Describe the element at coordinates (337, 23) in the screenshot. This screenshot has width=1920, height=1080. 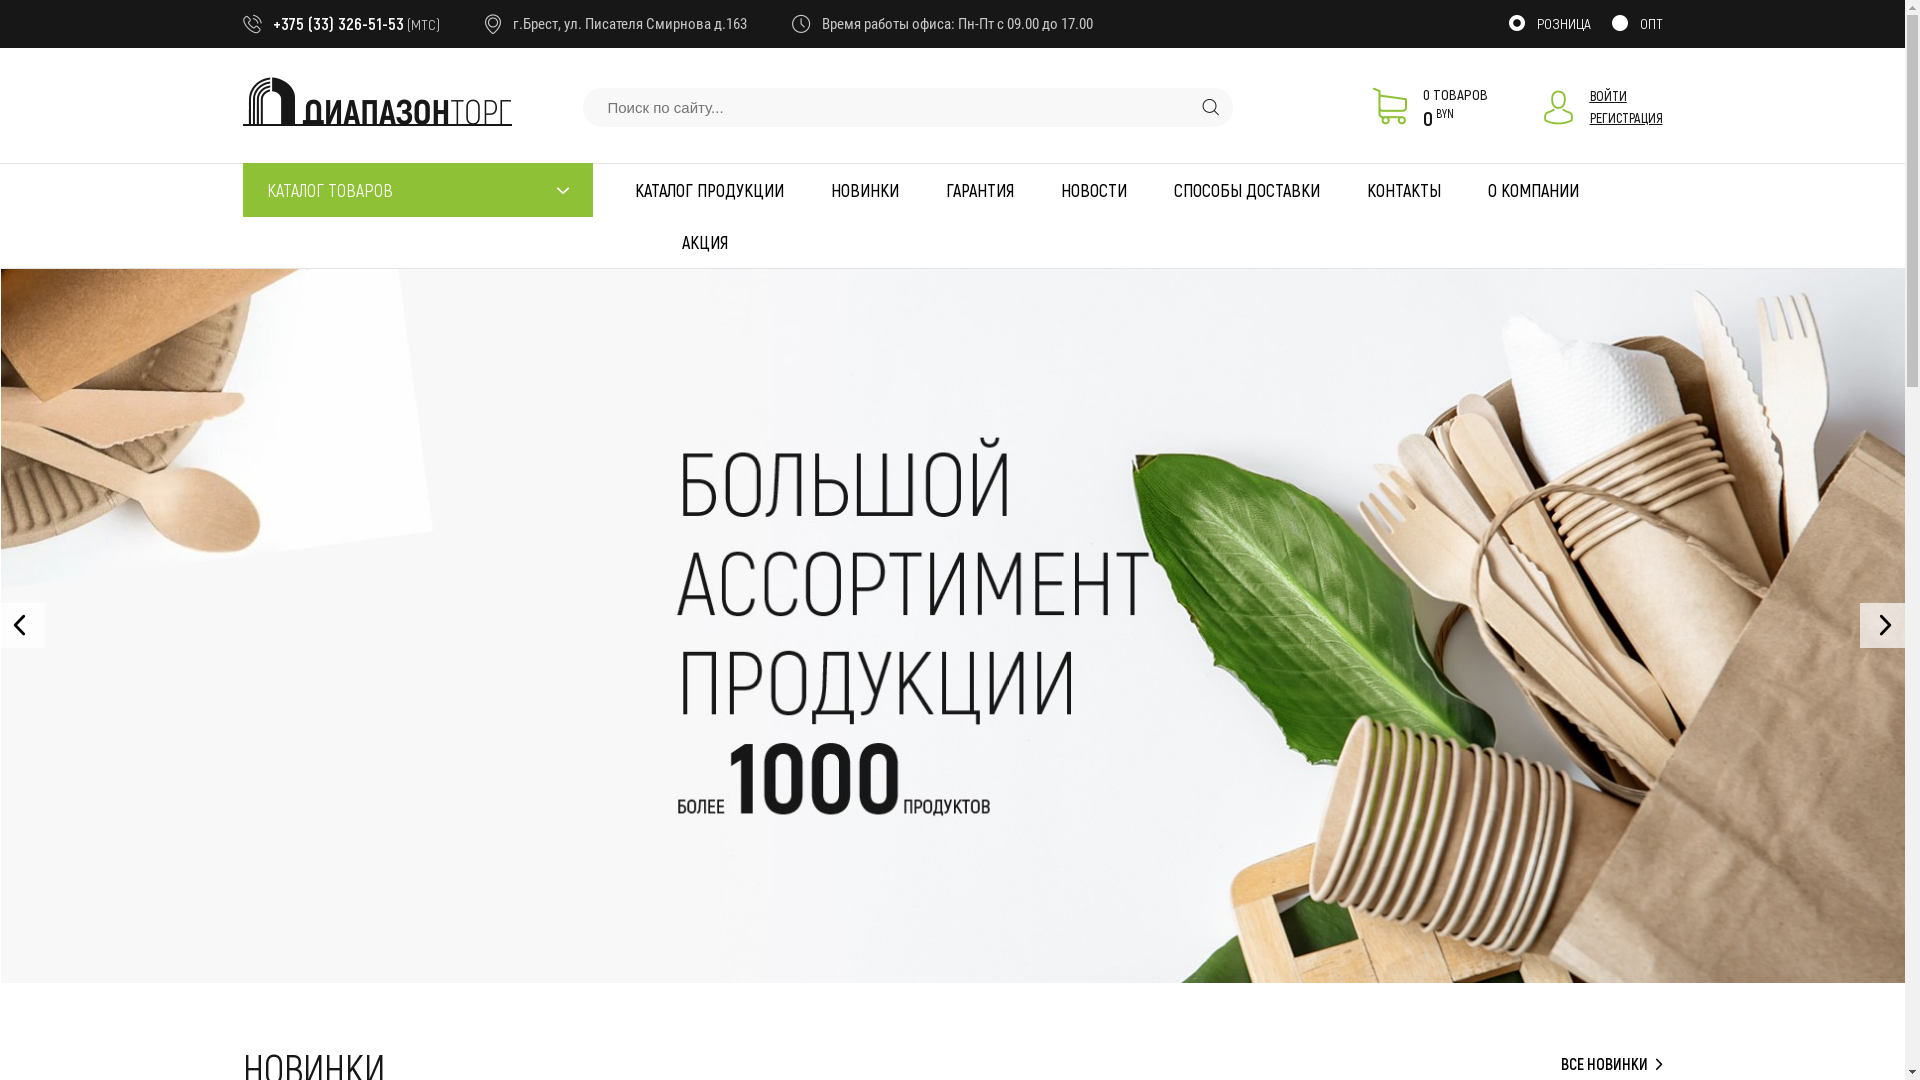
I see `'+375 (33) 326-51-53'` at that location.